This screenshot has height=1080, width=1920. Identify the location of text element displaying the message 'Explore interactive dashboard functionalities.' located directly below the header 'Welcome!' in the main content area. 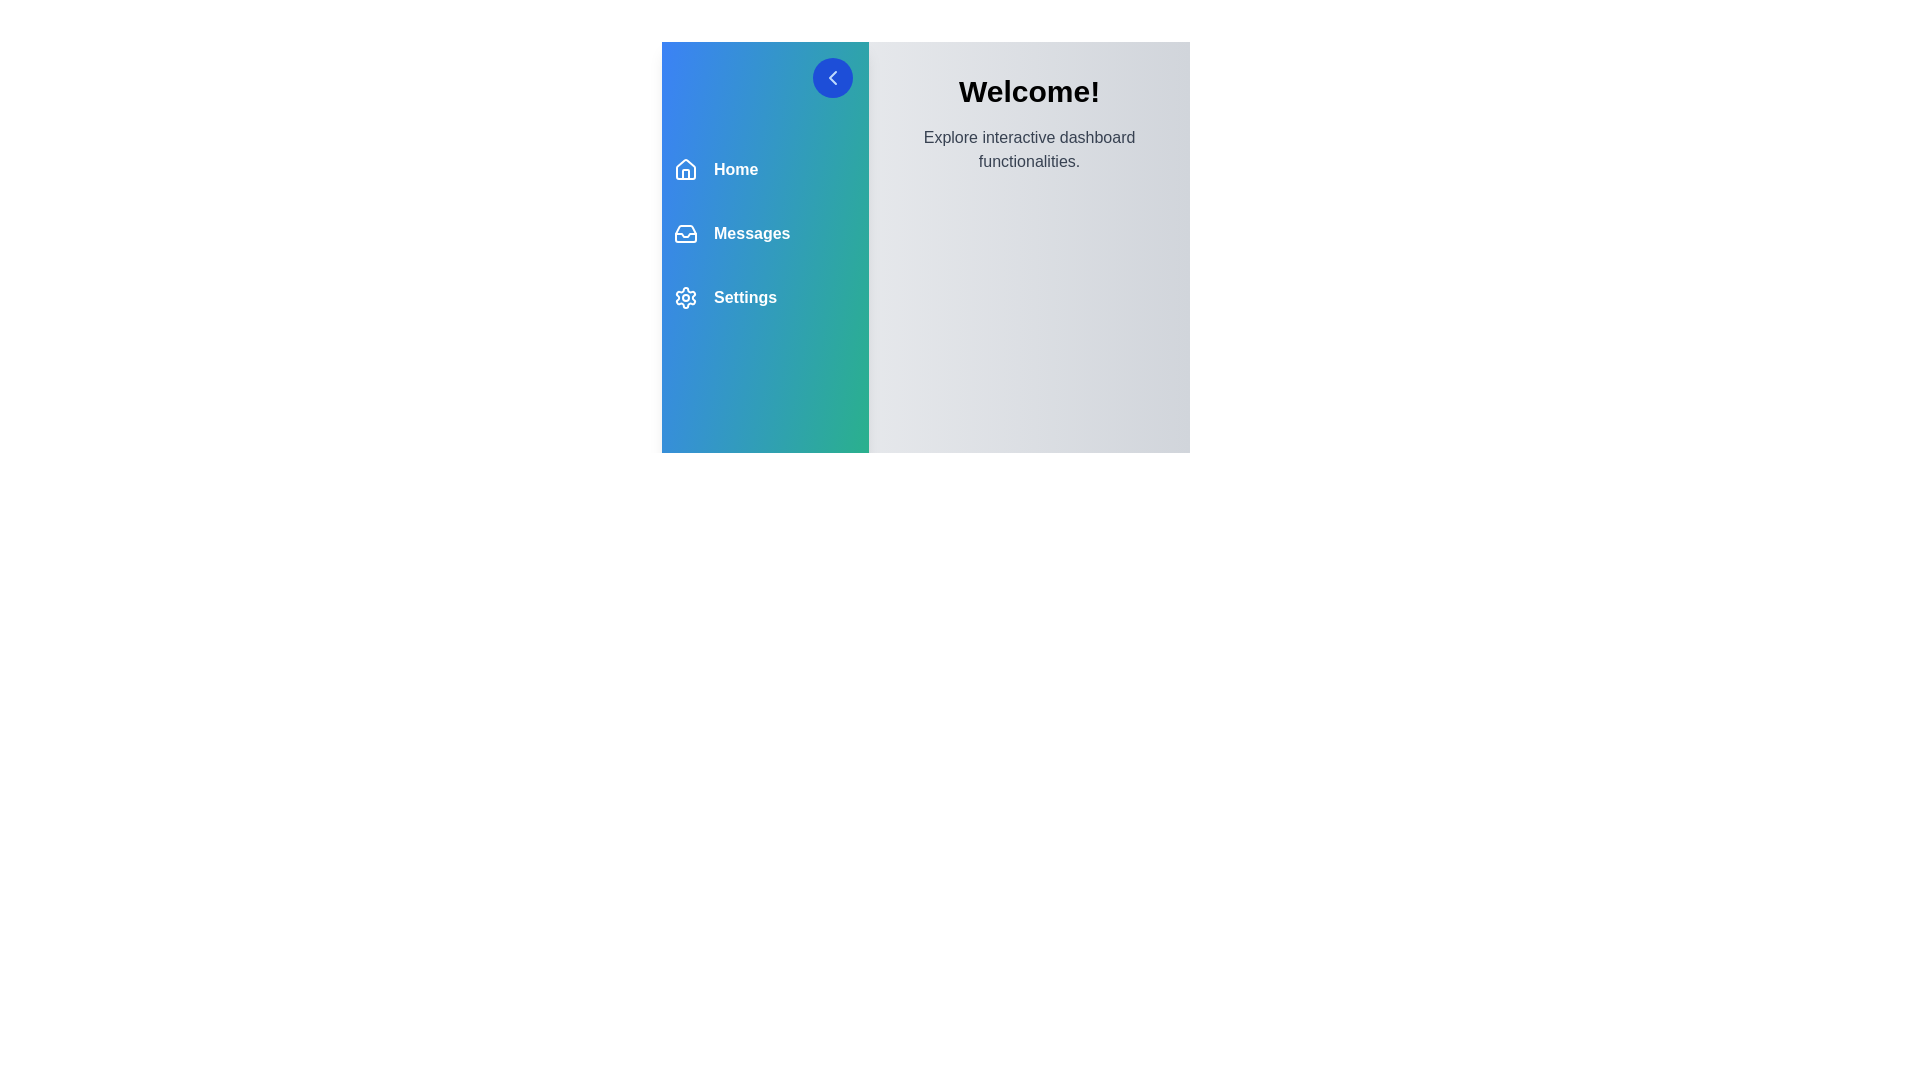
(1029, 149).